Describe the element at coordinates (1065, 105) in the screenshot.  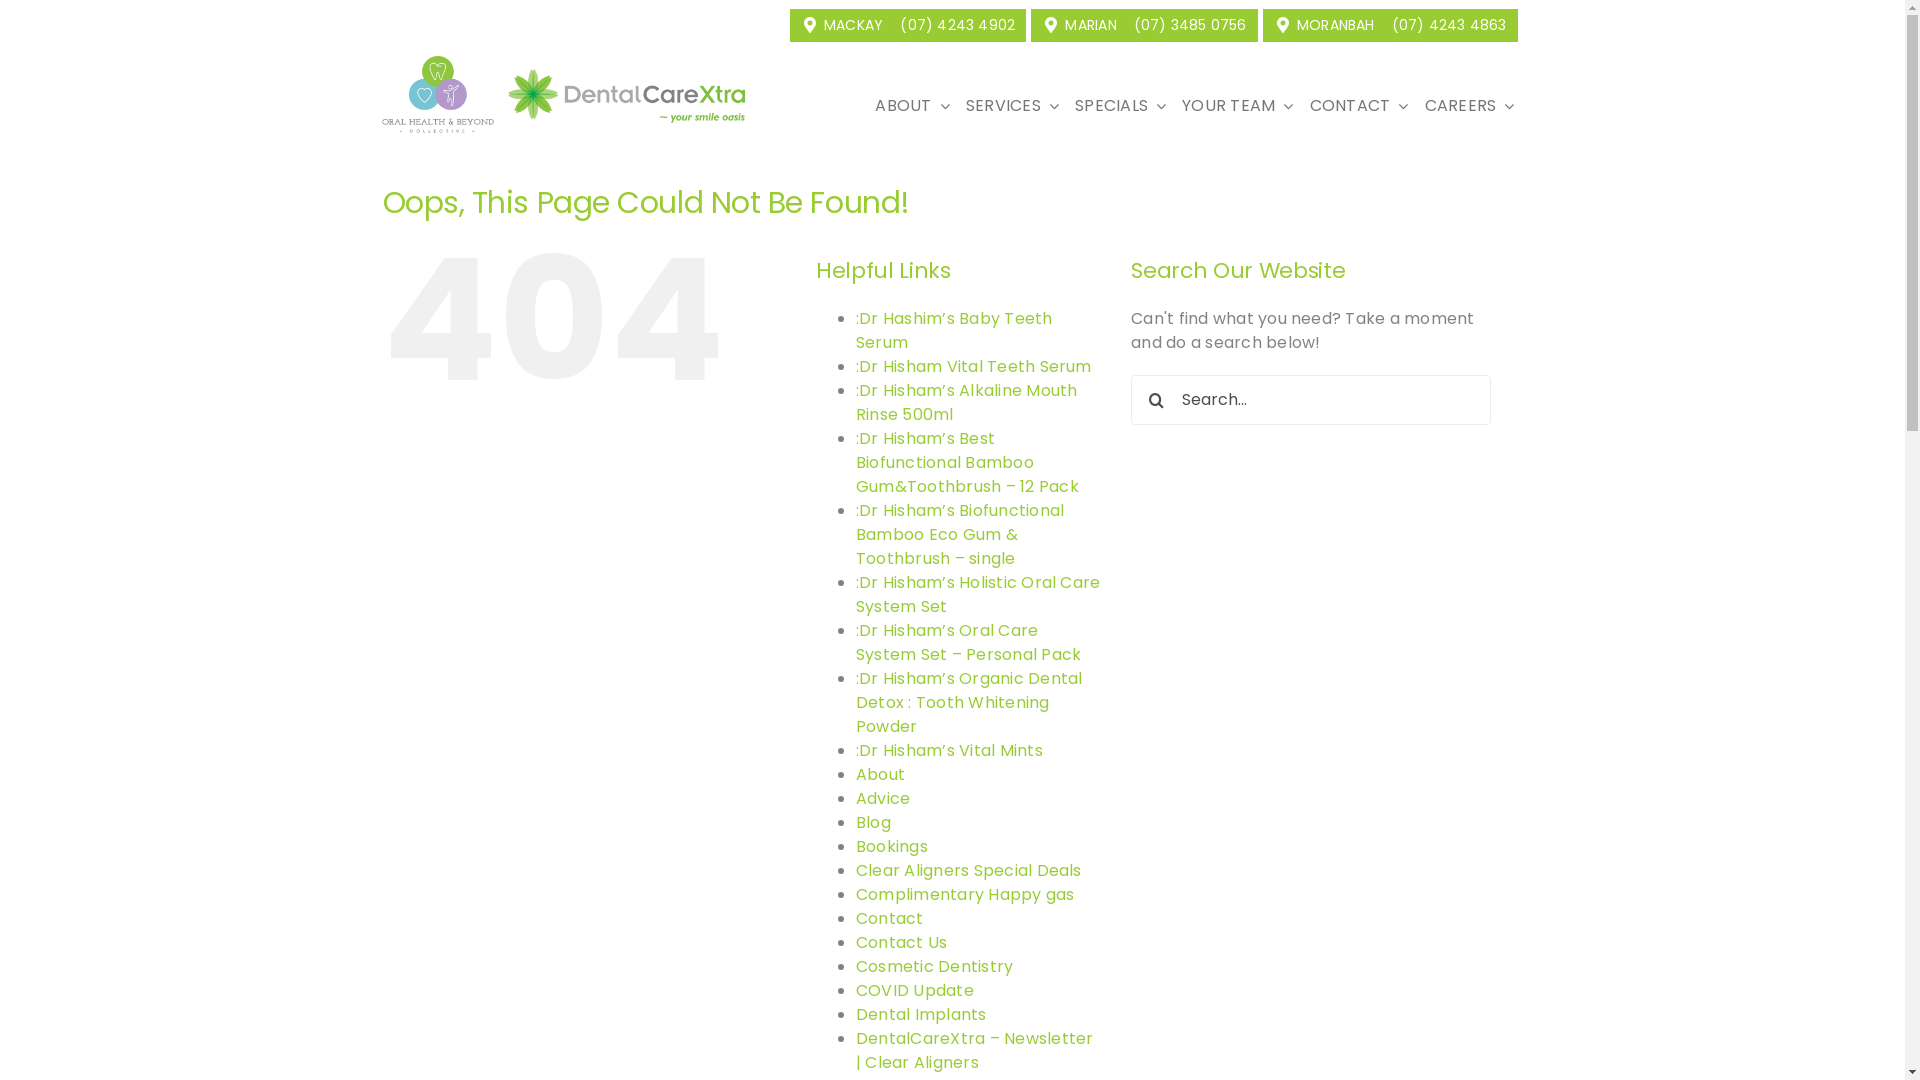
I see `'SPECIALS'` at that location.